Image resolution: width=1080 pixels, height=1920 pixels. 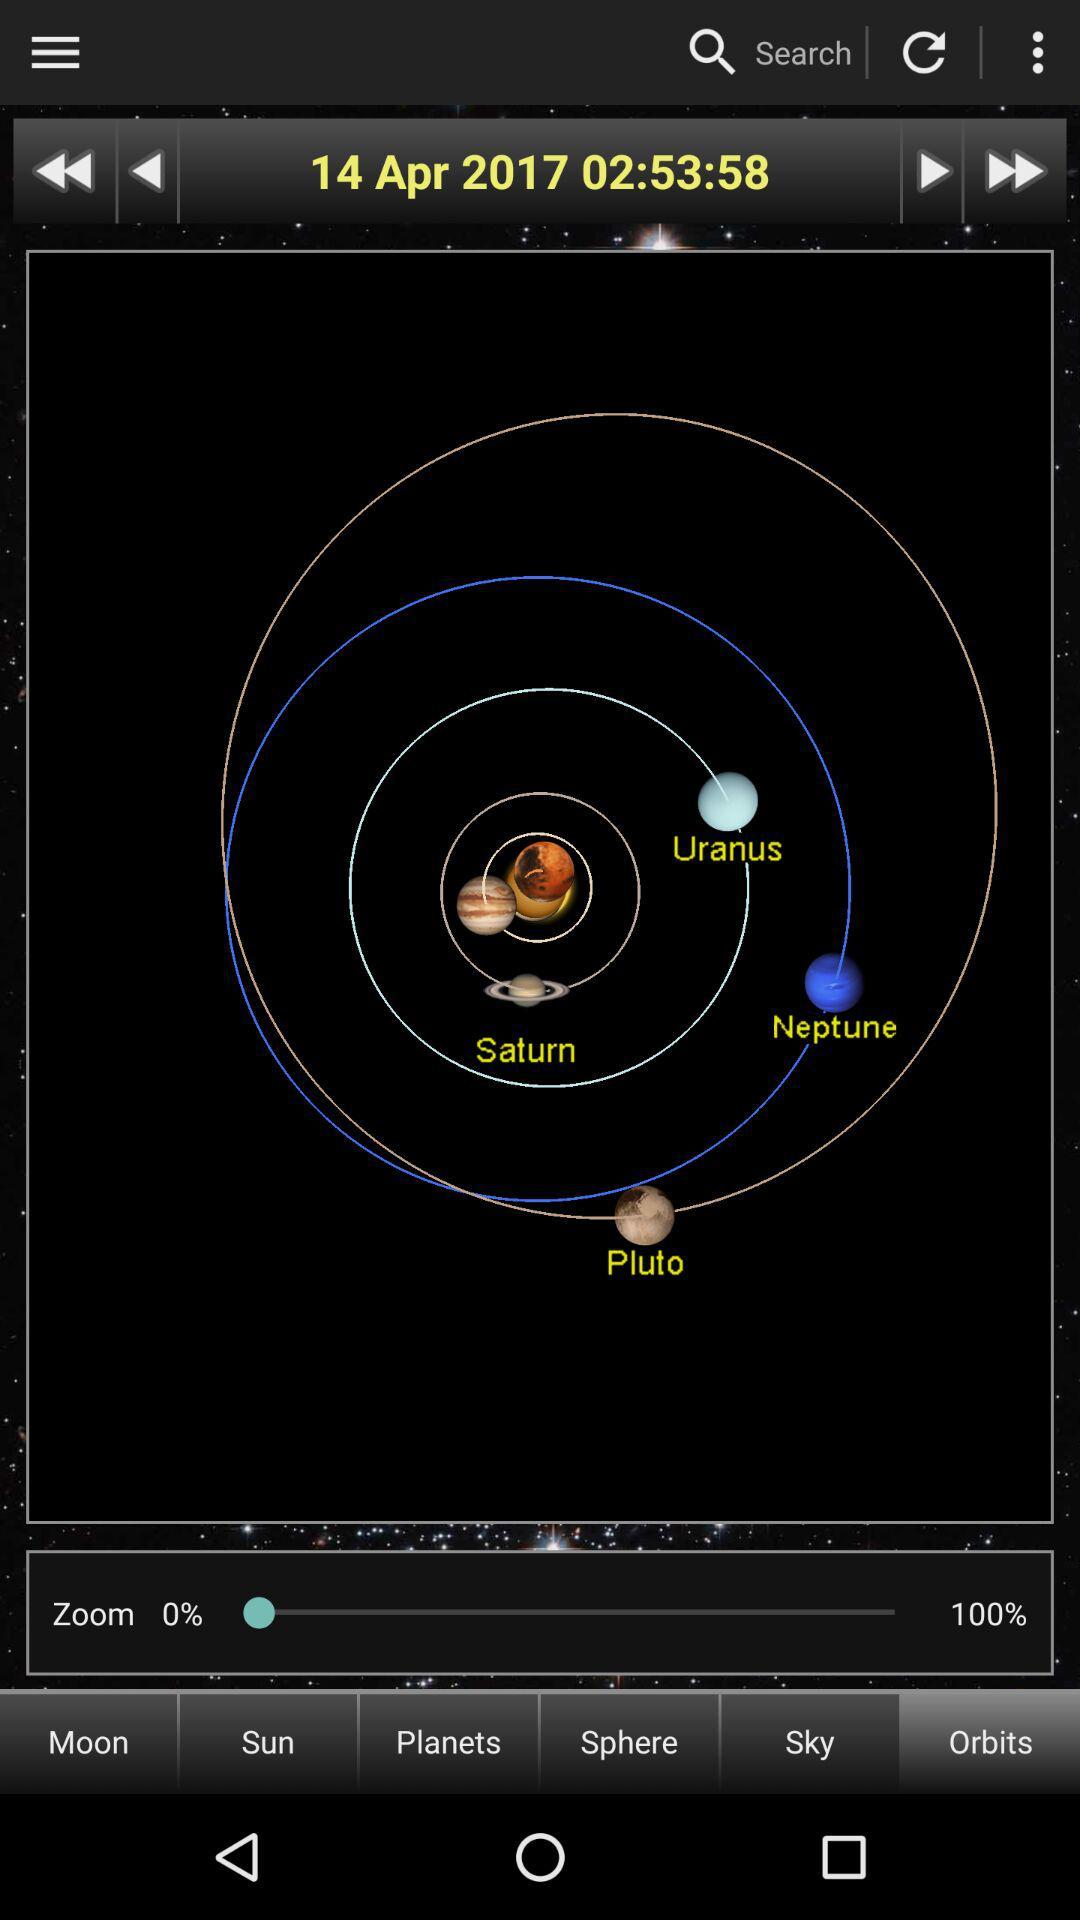 What do you see at coordinates (54, 52) in the screenshot?
I see `open menu` at bounding box center [54, 52].